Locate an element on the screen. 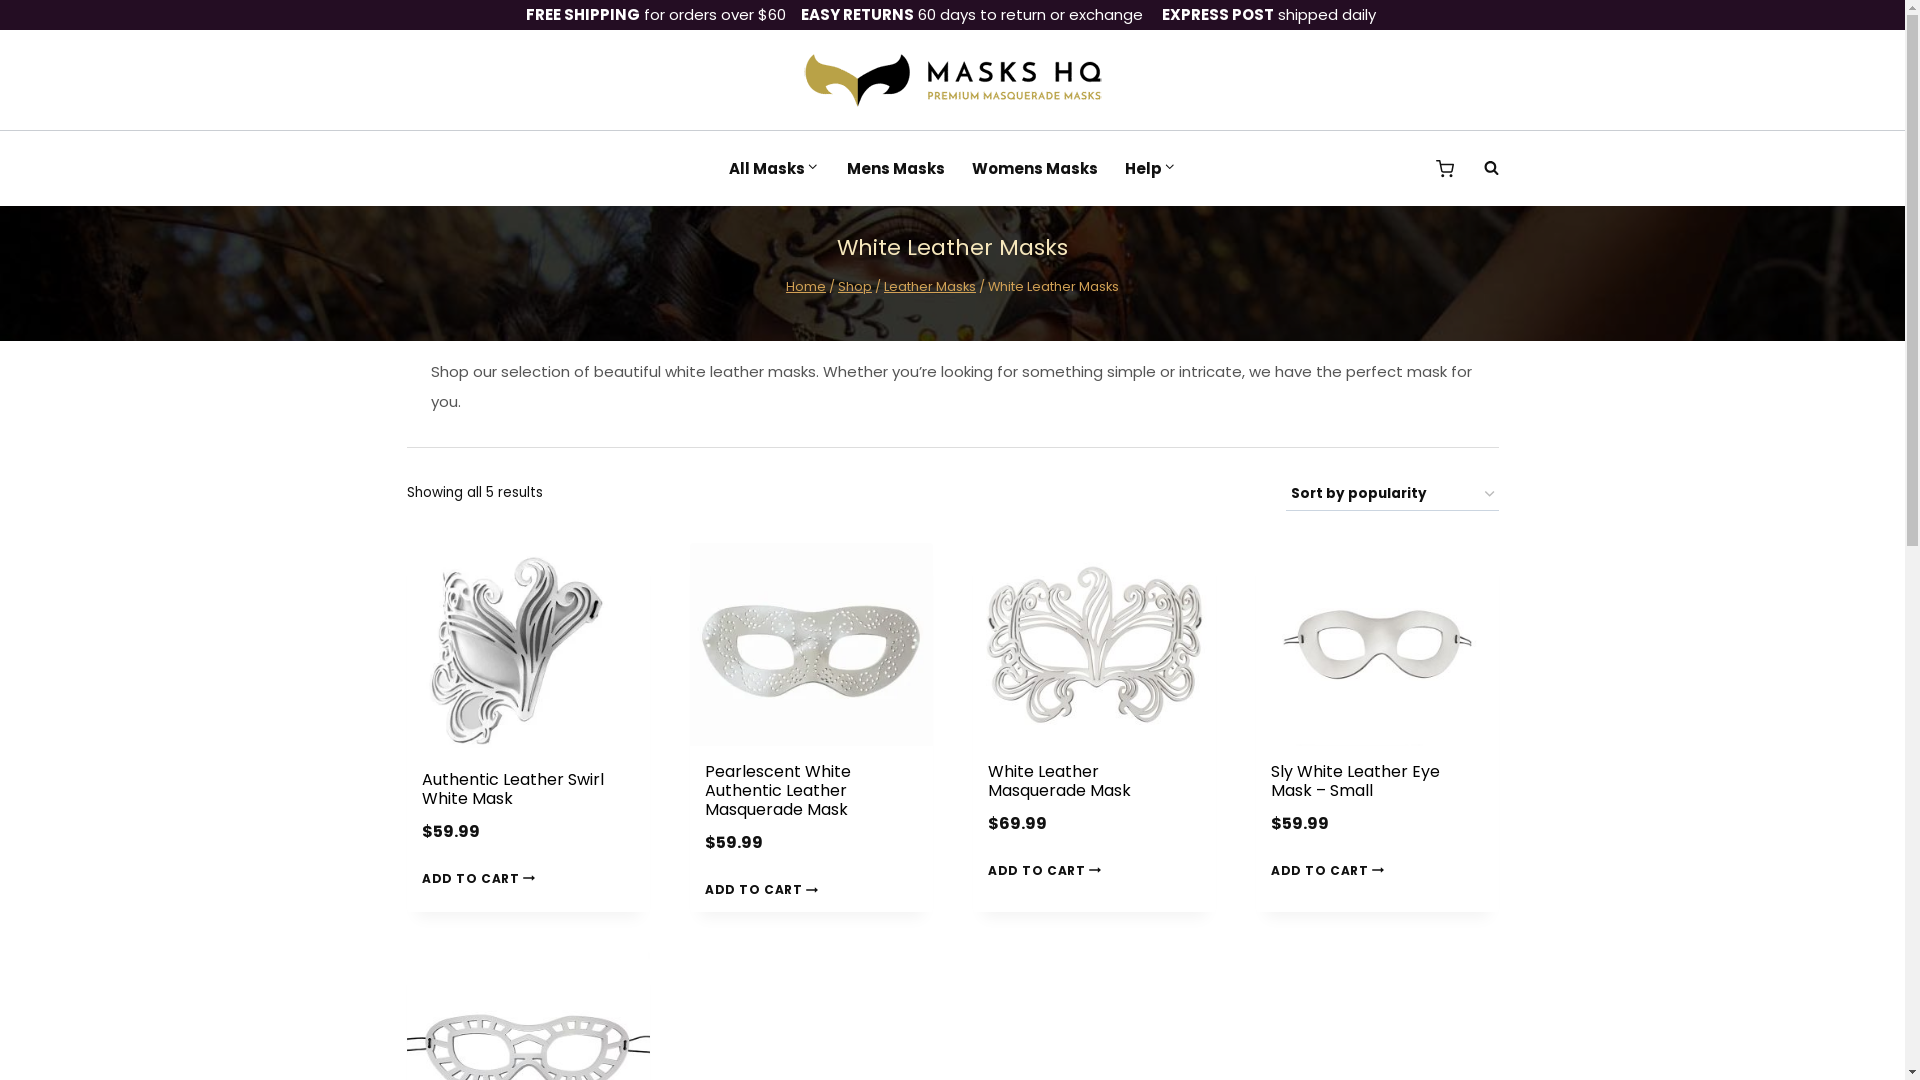  'ADD TO CART' is located at coordinates (481, 877).